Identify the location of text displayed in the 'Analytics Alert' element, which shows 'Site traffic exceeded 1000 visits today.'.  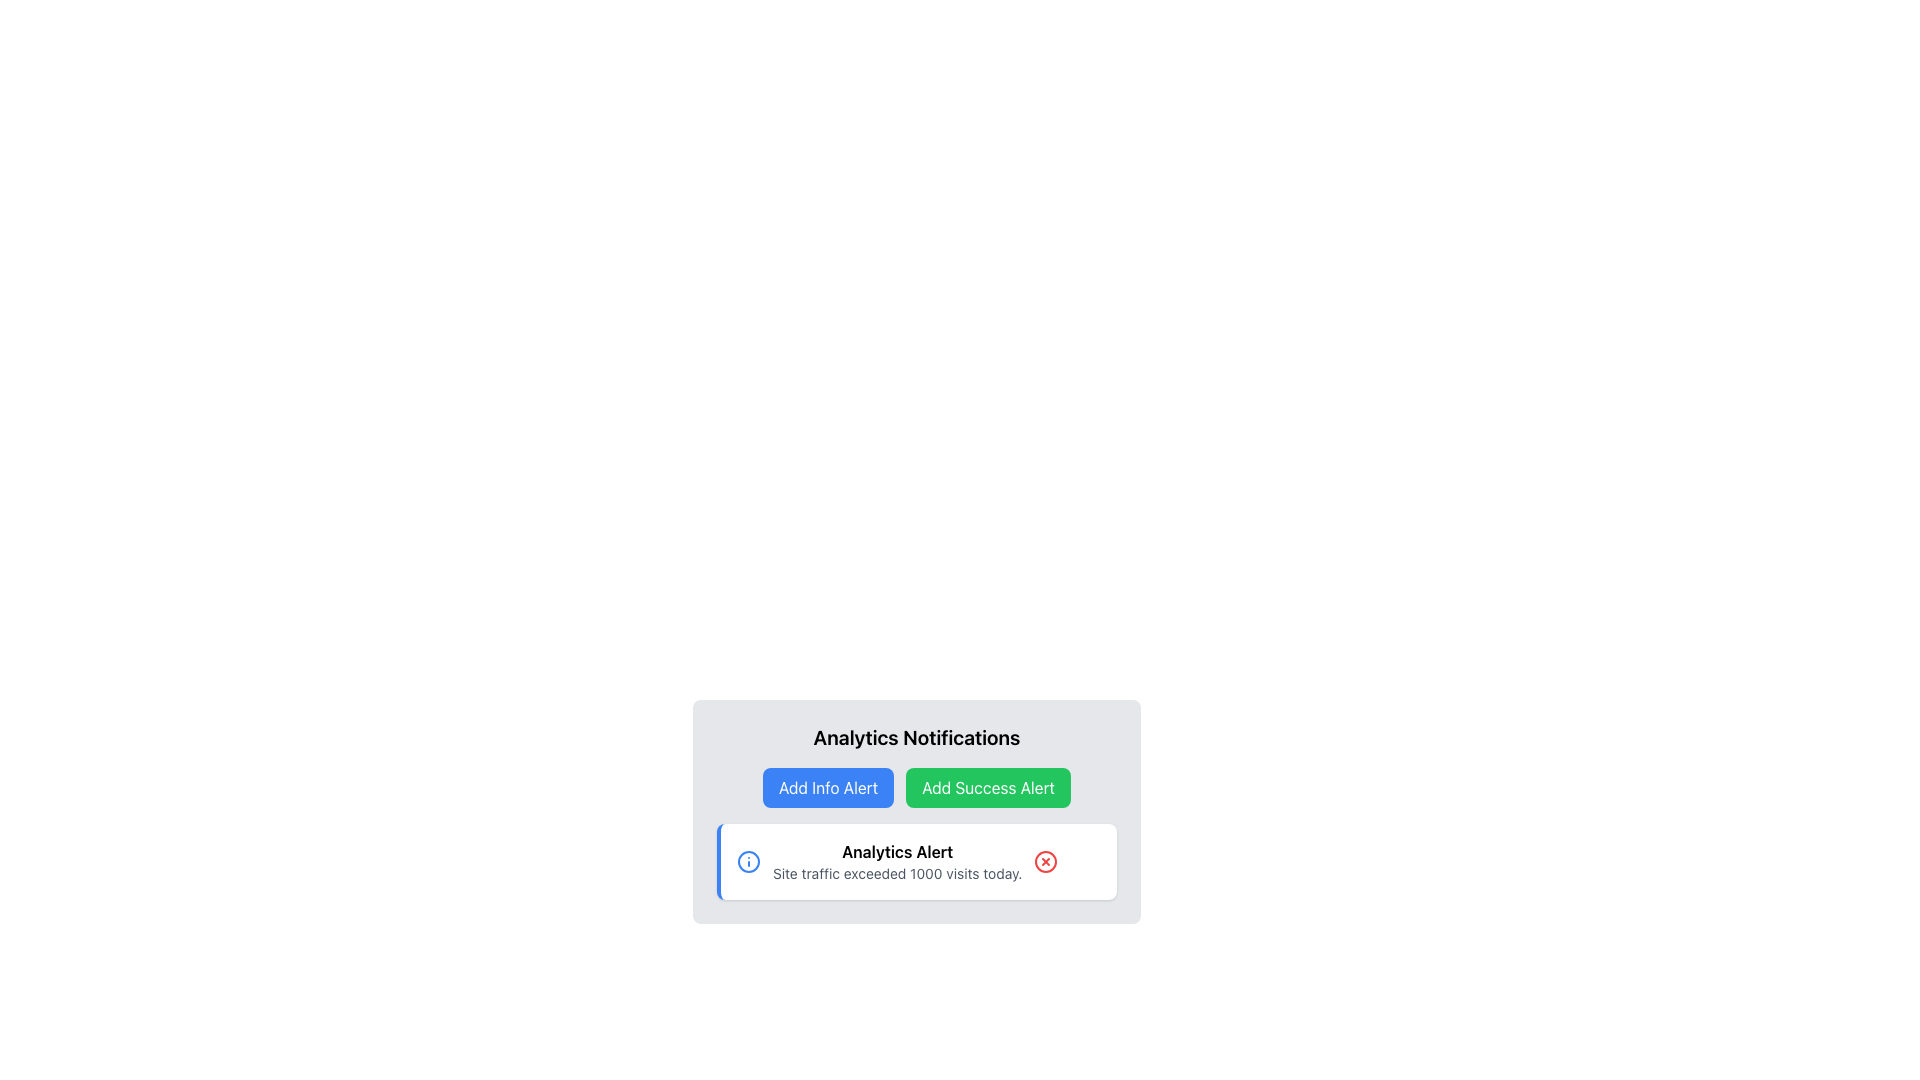
(896, 860).